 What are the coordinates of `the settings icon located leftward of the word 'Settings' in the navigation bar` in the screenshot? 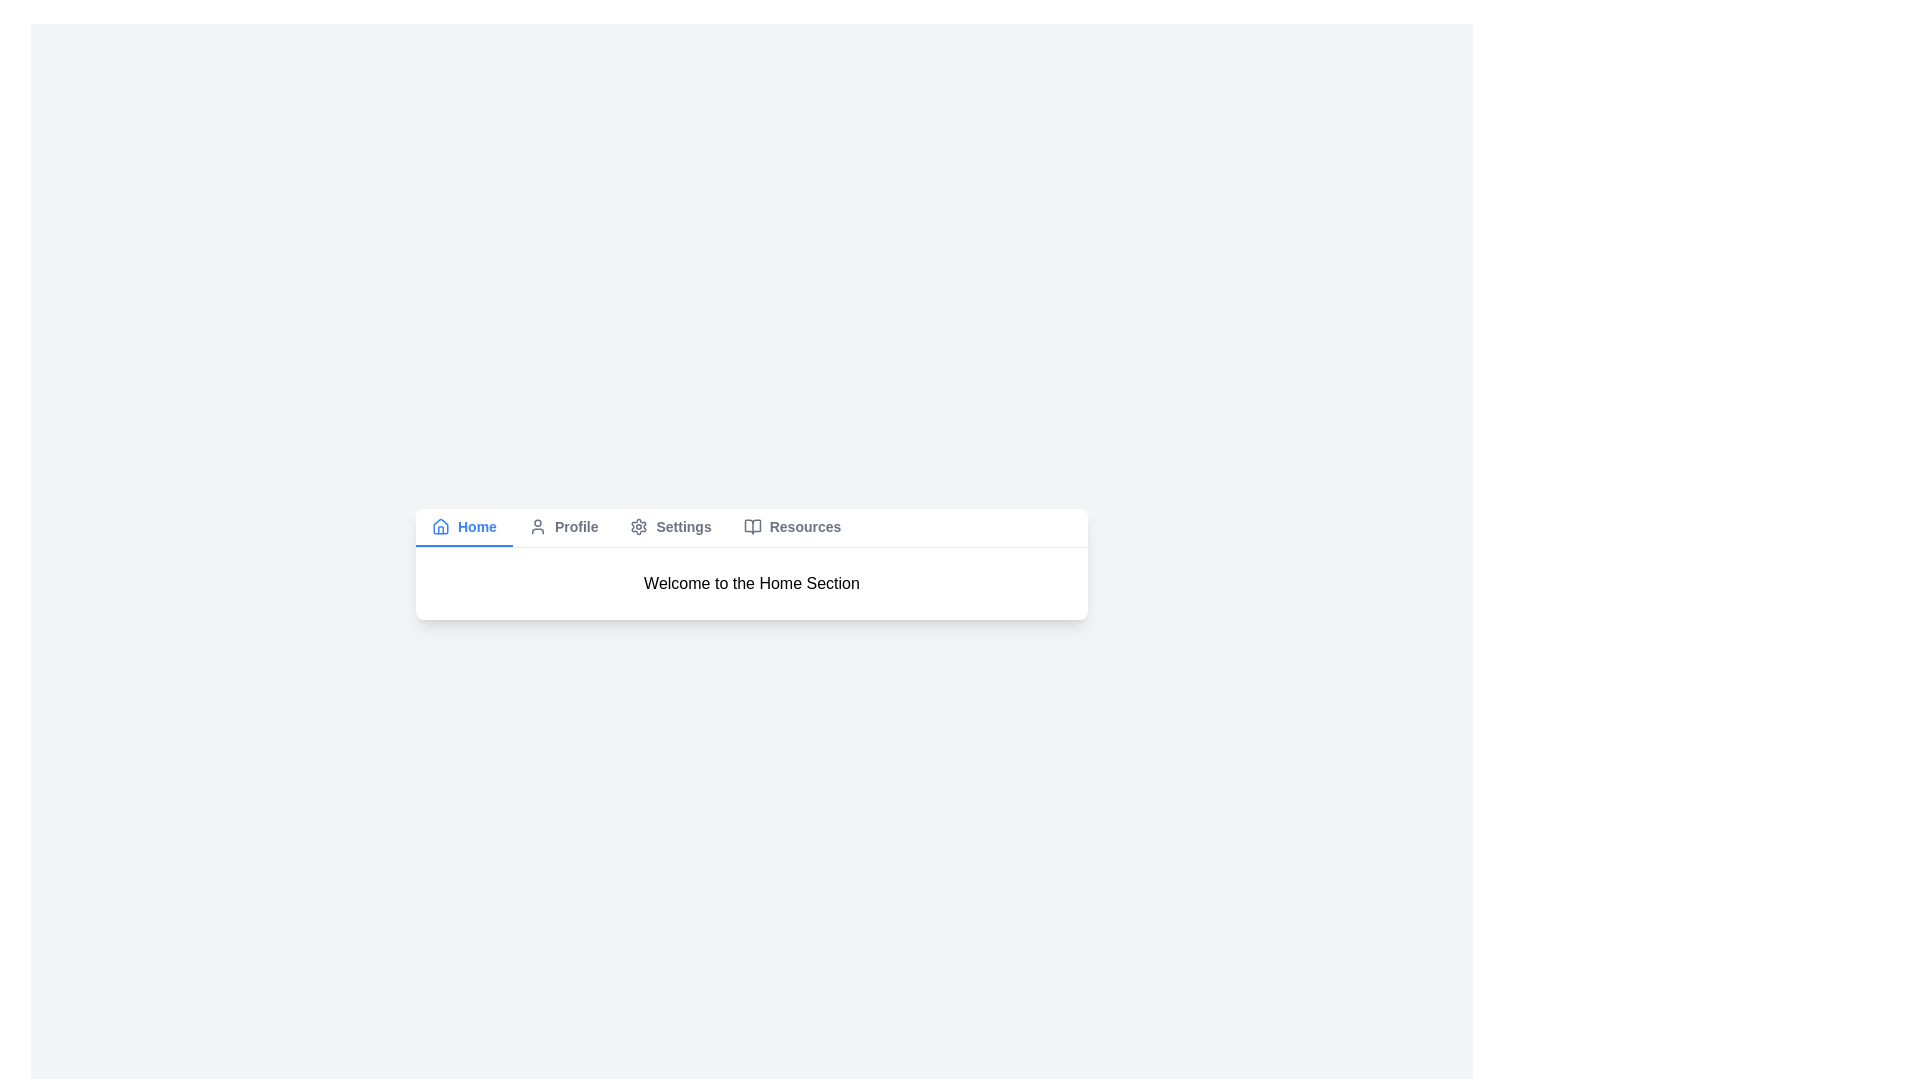 It's located at (638, 525).